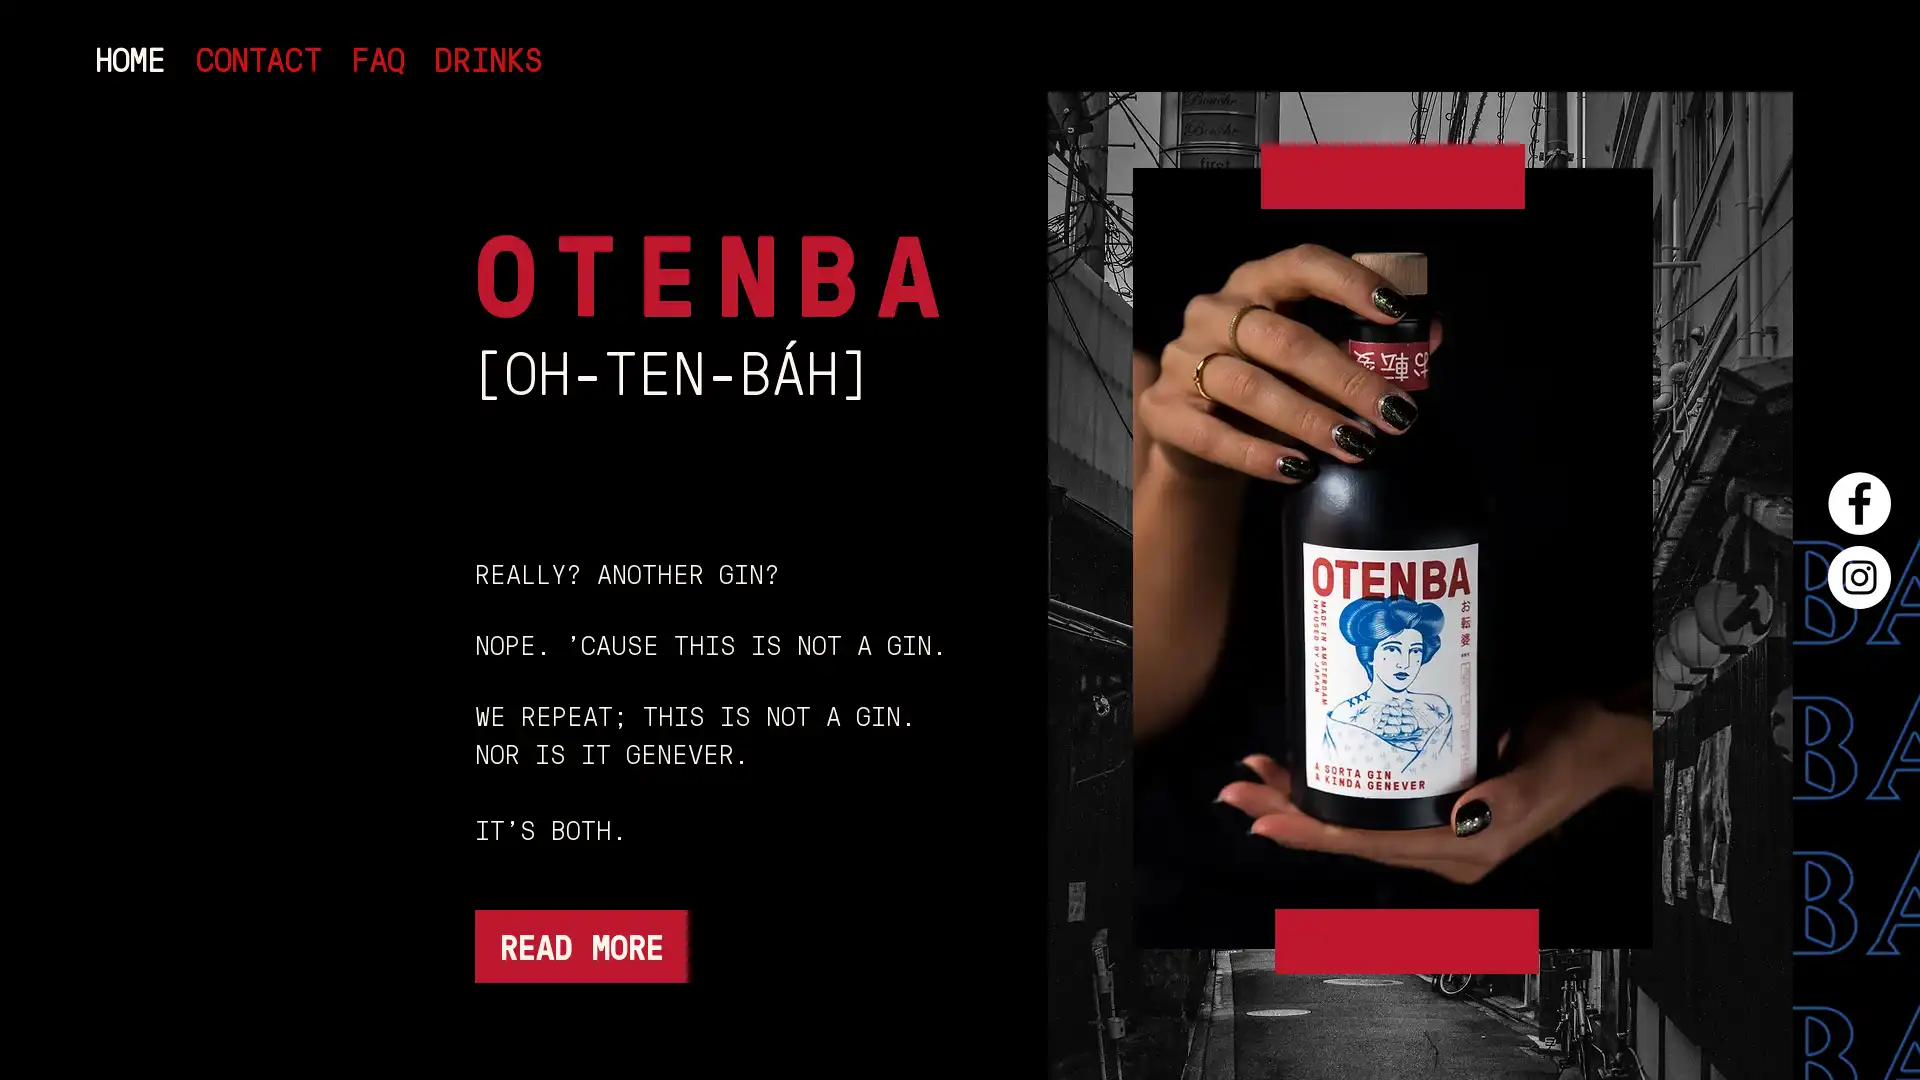 Image resolution: width=1920 pixels, height=1080 pixels. I want to click on Back to site, so click(1838, 71).